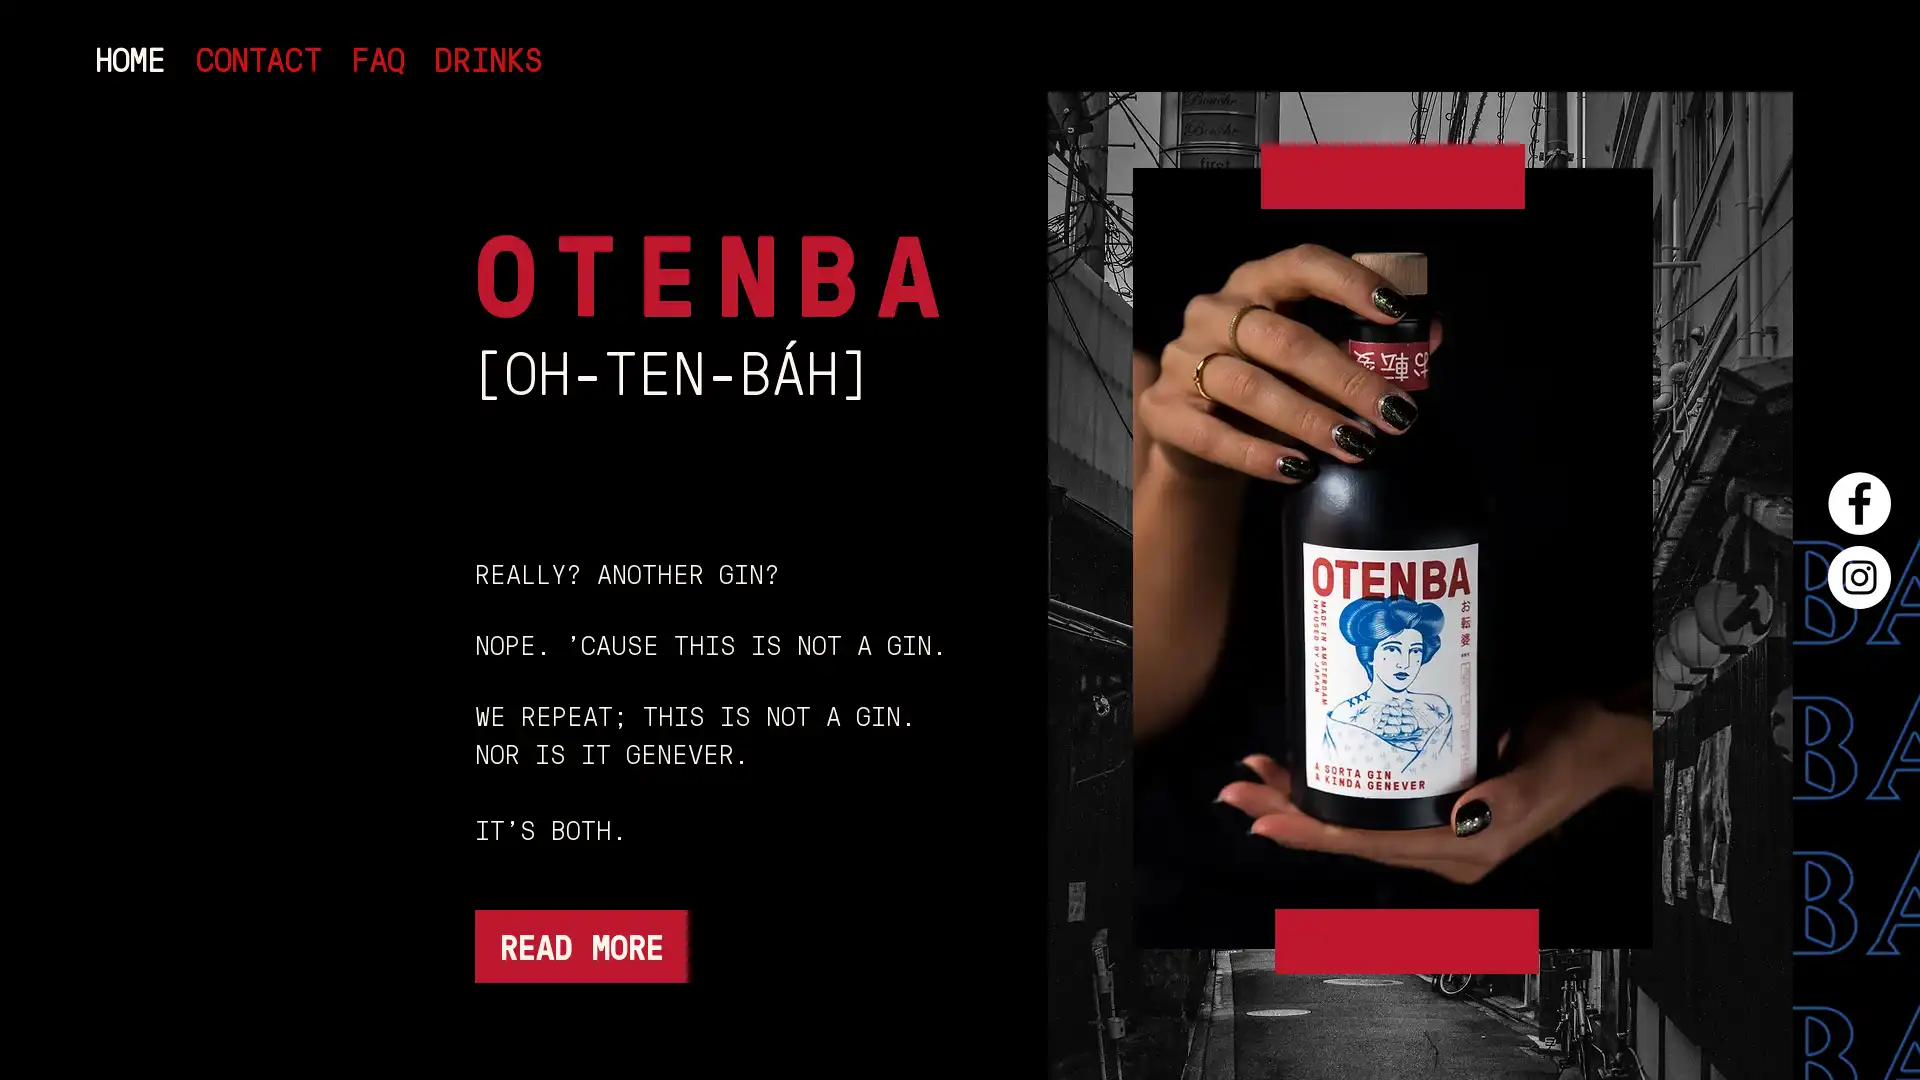 Image resolution: width=1920 pixels, height=1080 pixels. I want to click on Back to site, so click(1838, 71).